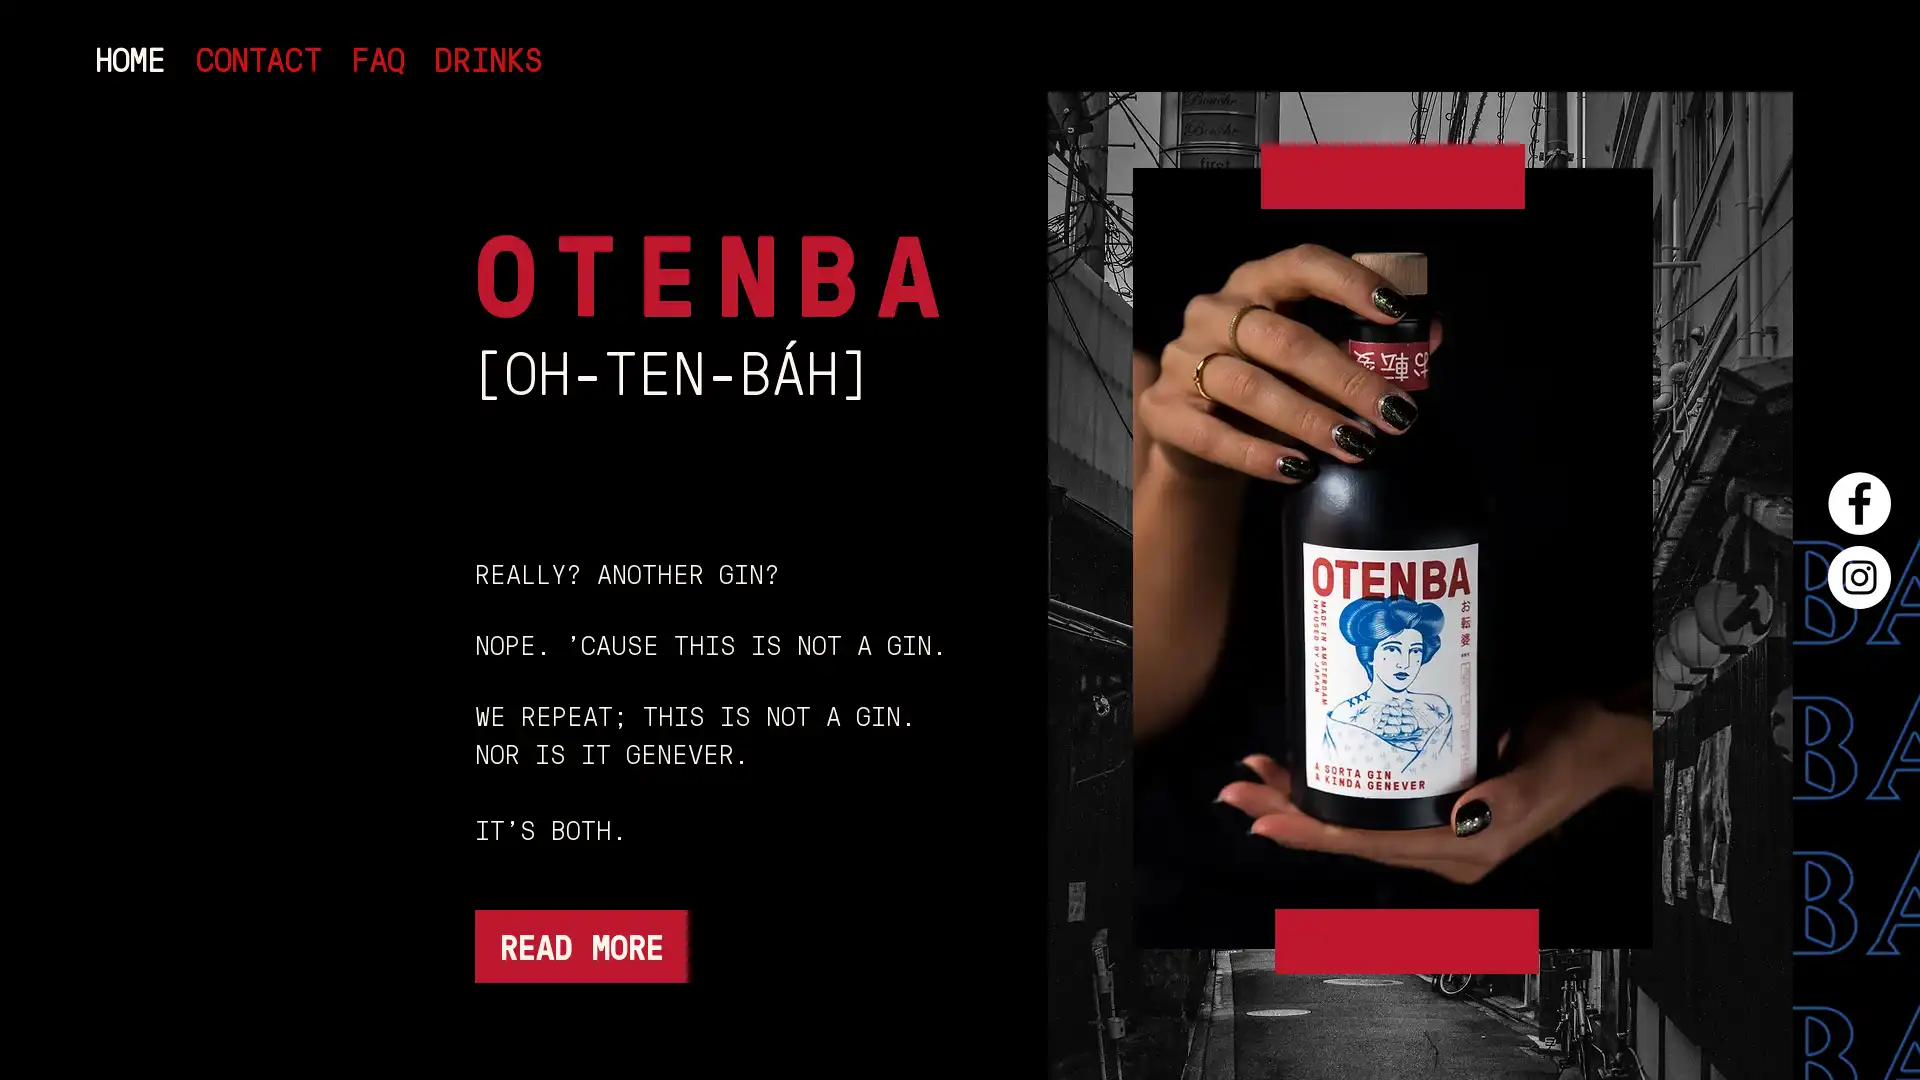 Image resolution: width=1920 pixels, height=1080 pixels. I want to click on Back to site, so click(1838, 71).